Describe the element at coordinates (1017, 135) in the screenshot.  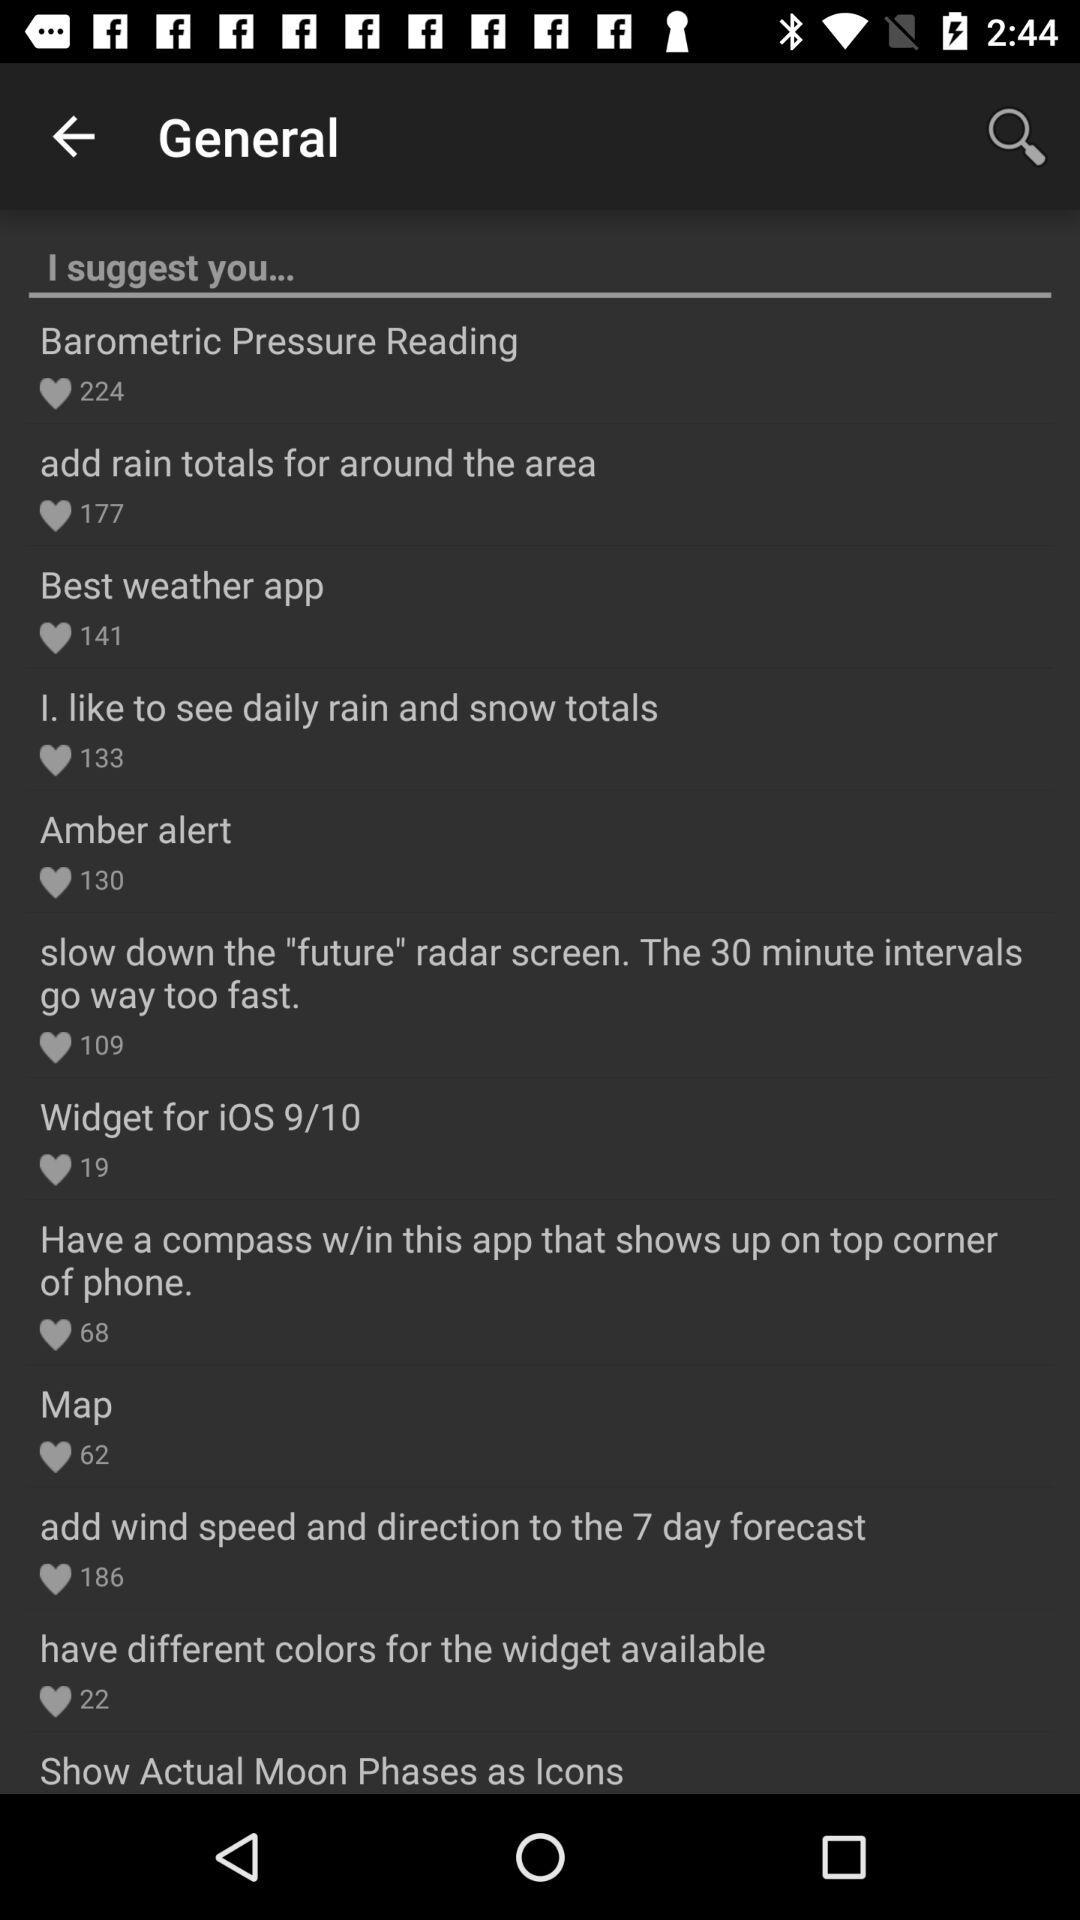
I see `the item at the top right corner` at that location.